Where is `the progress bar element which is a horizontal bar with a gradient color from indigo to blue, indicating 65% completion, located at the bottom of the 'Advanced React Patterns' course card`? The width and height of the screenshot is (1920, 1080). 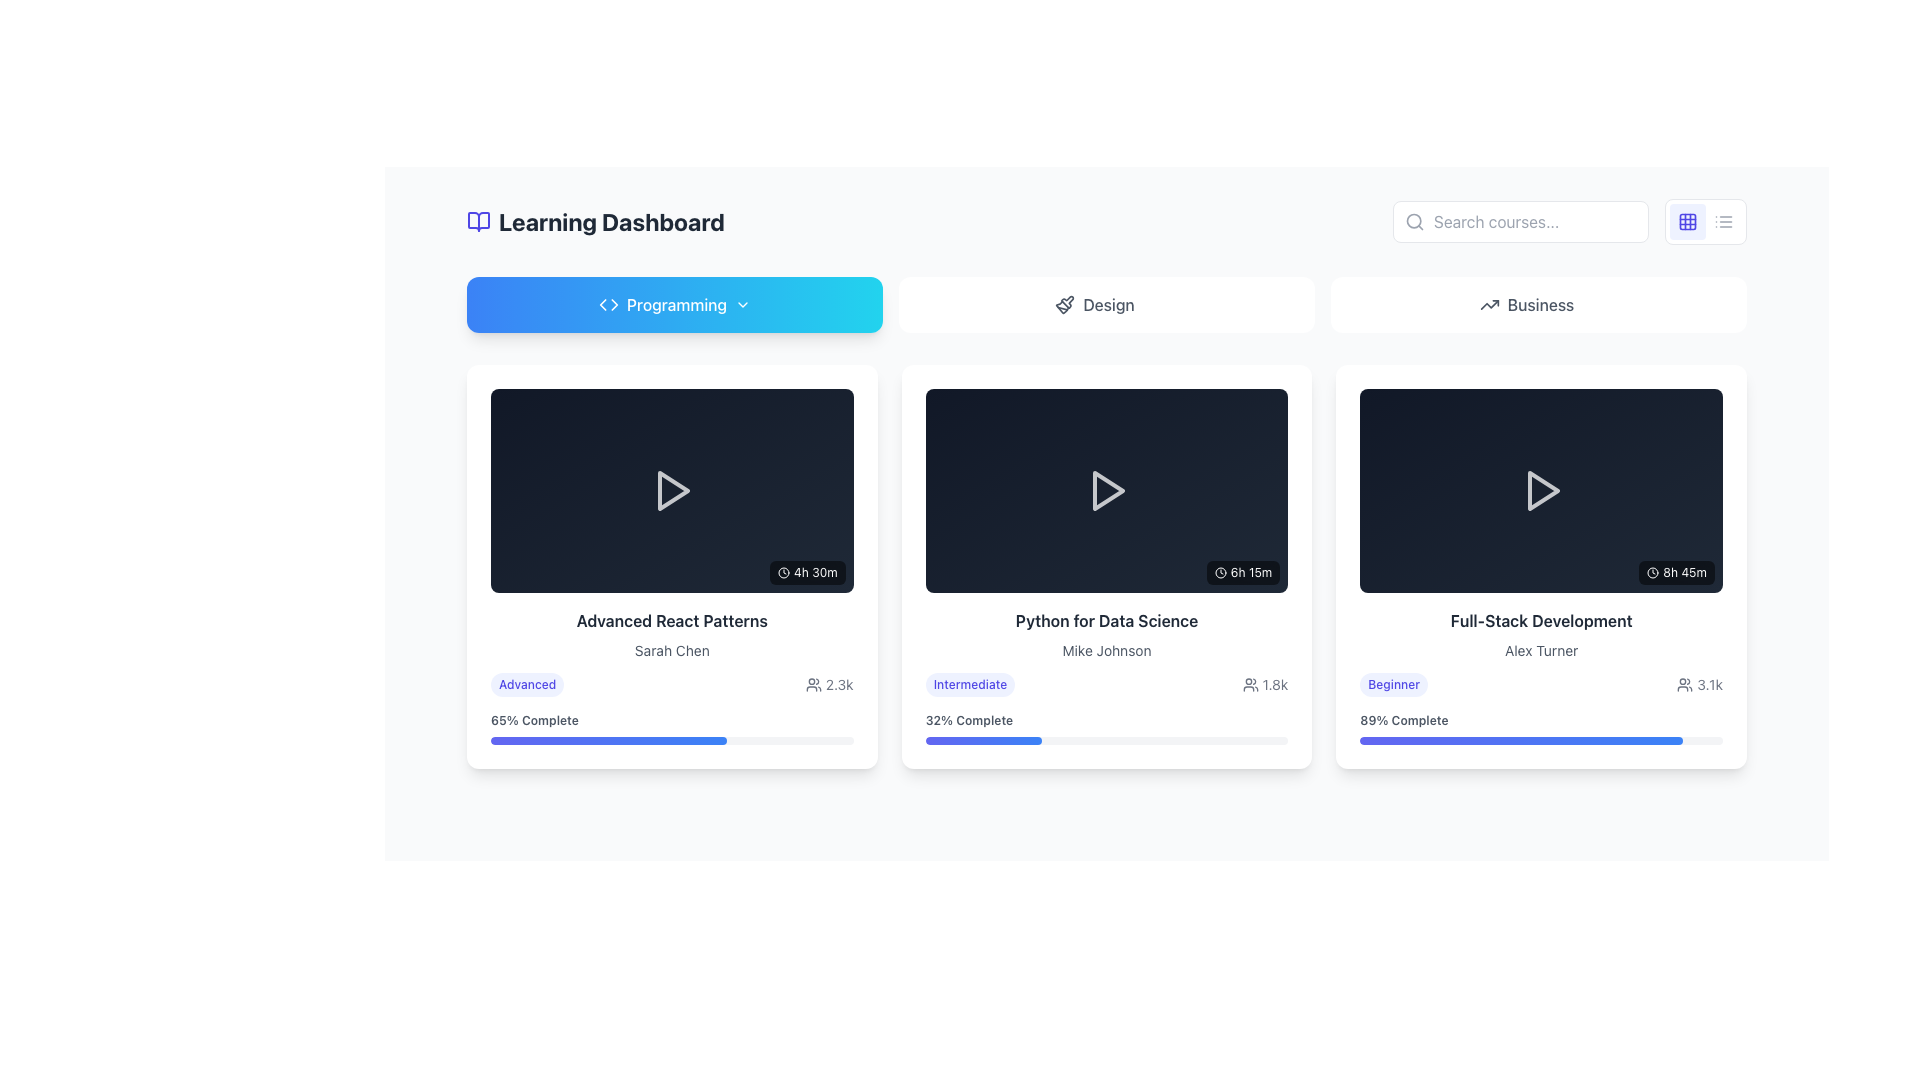 the progress bar element which is a horizontal bar with a gradient color from indigo to blue, indicating 65% completion, located at the bottom of the 'Advanced React Patterns' course card is located at coordinates (672, 740).